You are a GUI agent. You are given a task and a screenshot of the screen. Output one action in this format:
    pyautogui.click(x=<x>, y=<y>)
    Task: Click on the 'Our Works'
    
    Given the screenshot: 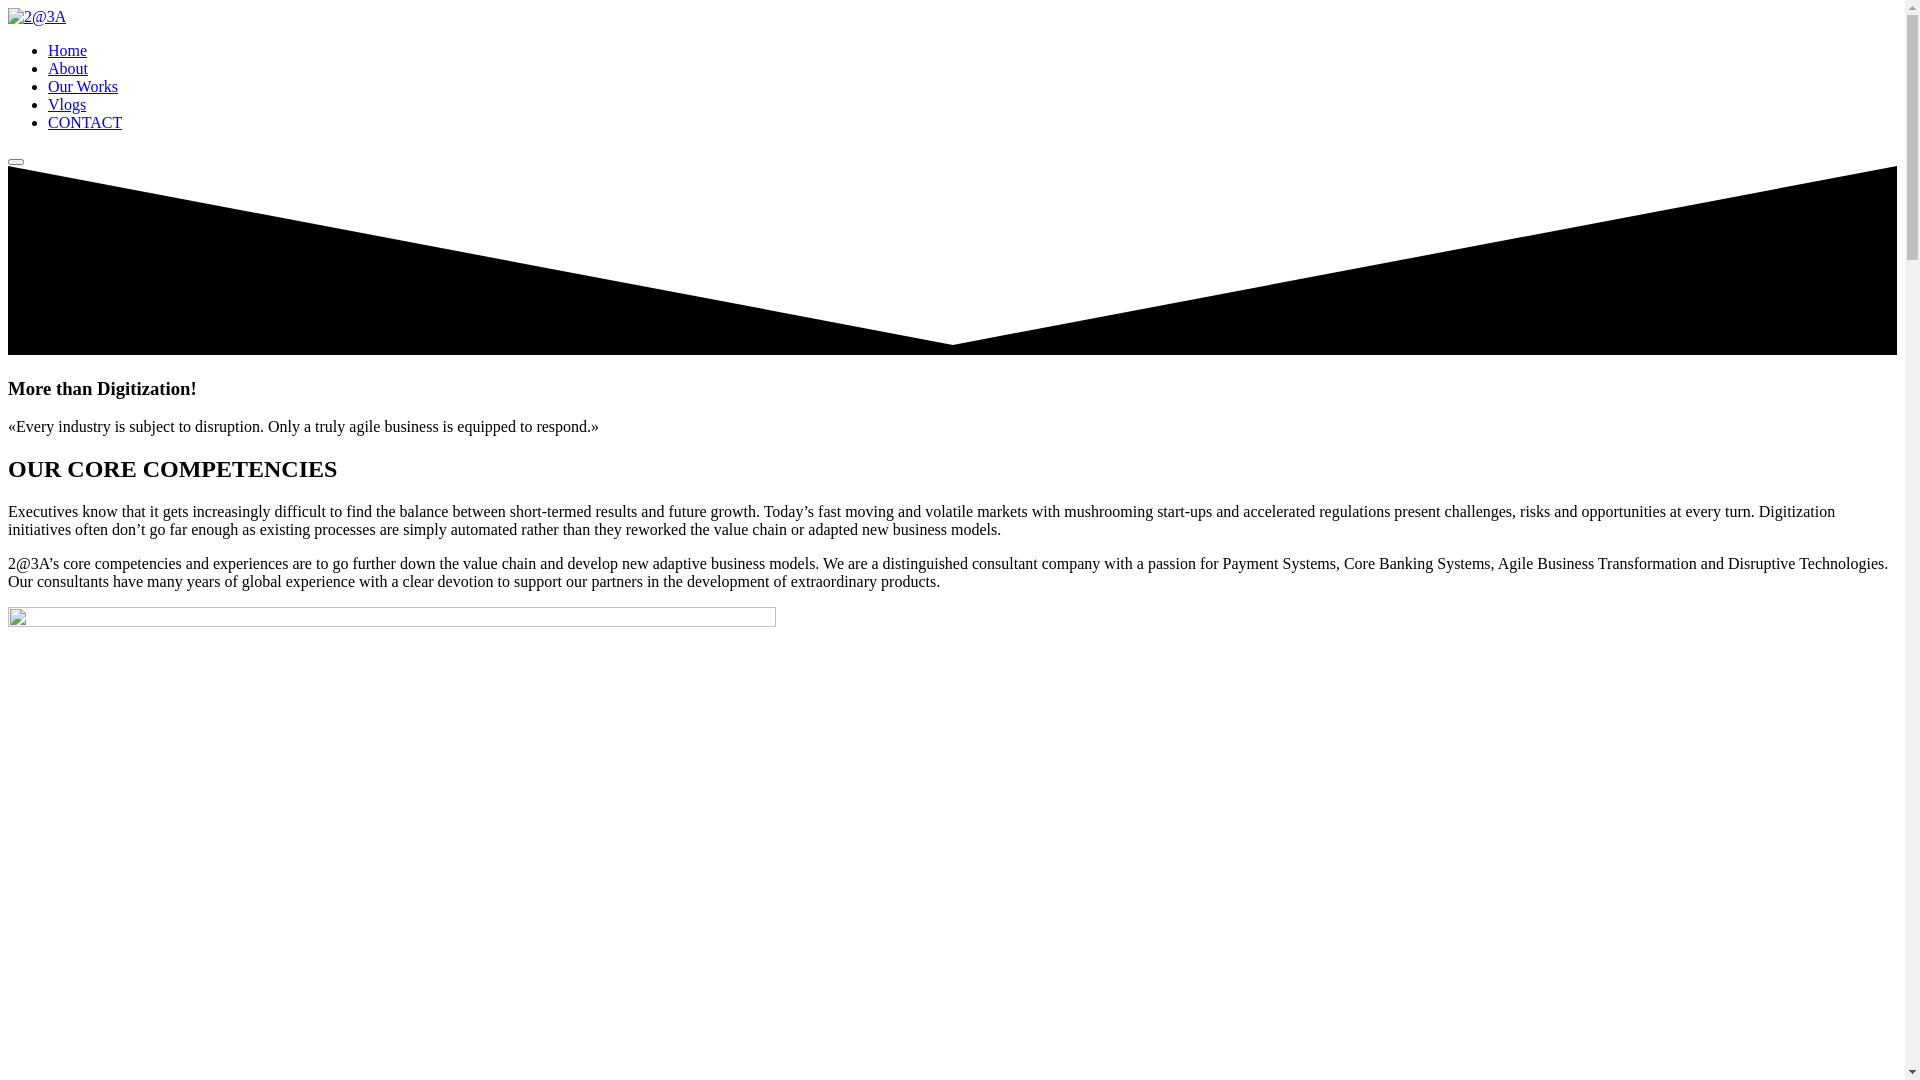 What is the action you would take?
    pyautogui.click(x=81, y=85)
    